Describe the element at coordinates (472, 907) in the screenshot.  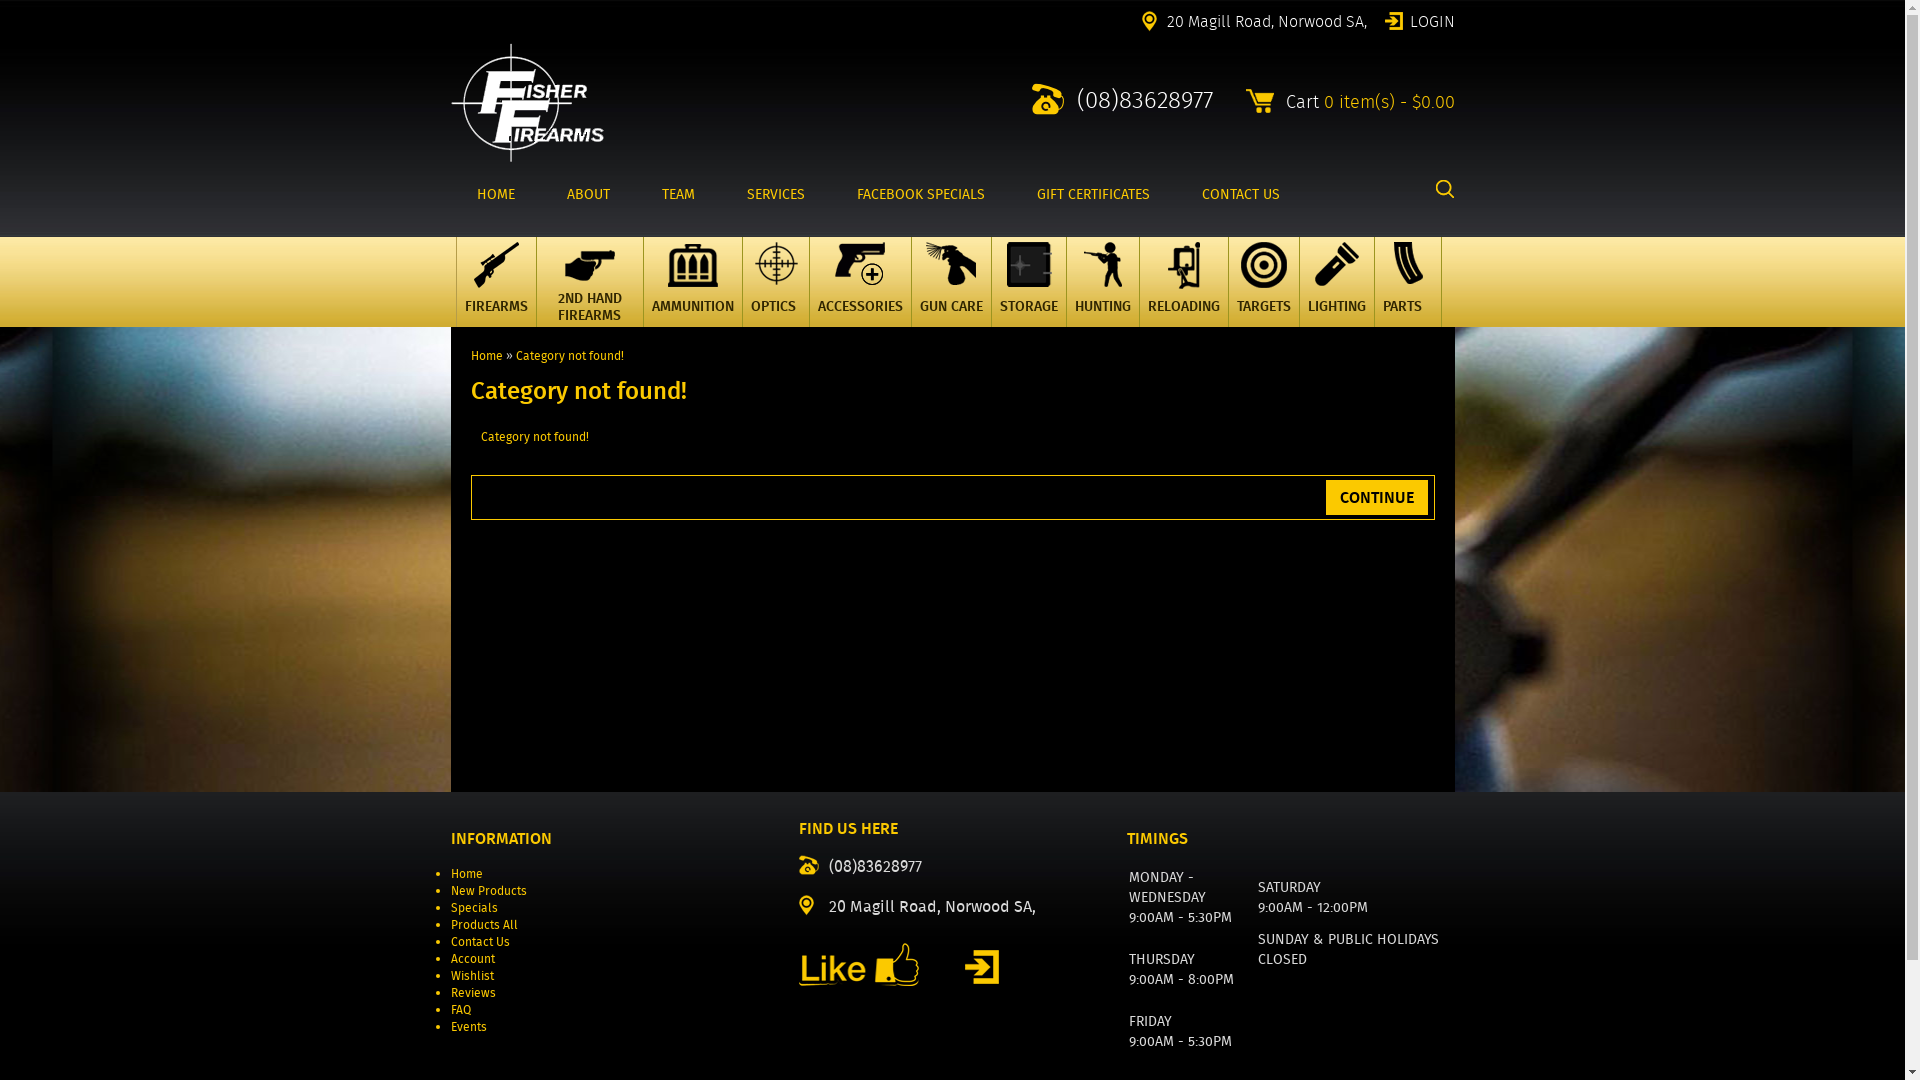
I see `'Specials'` at that location.